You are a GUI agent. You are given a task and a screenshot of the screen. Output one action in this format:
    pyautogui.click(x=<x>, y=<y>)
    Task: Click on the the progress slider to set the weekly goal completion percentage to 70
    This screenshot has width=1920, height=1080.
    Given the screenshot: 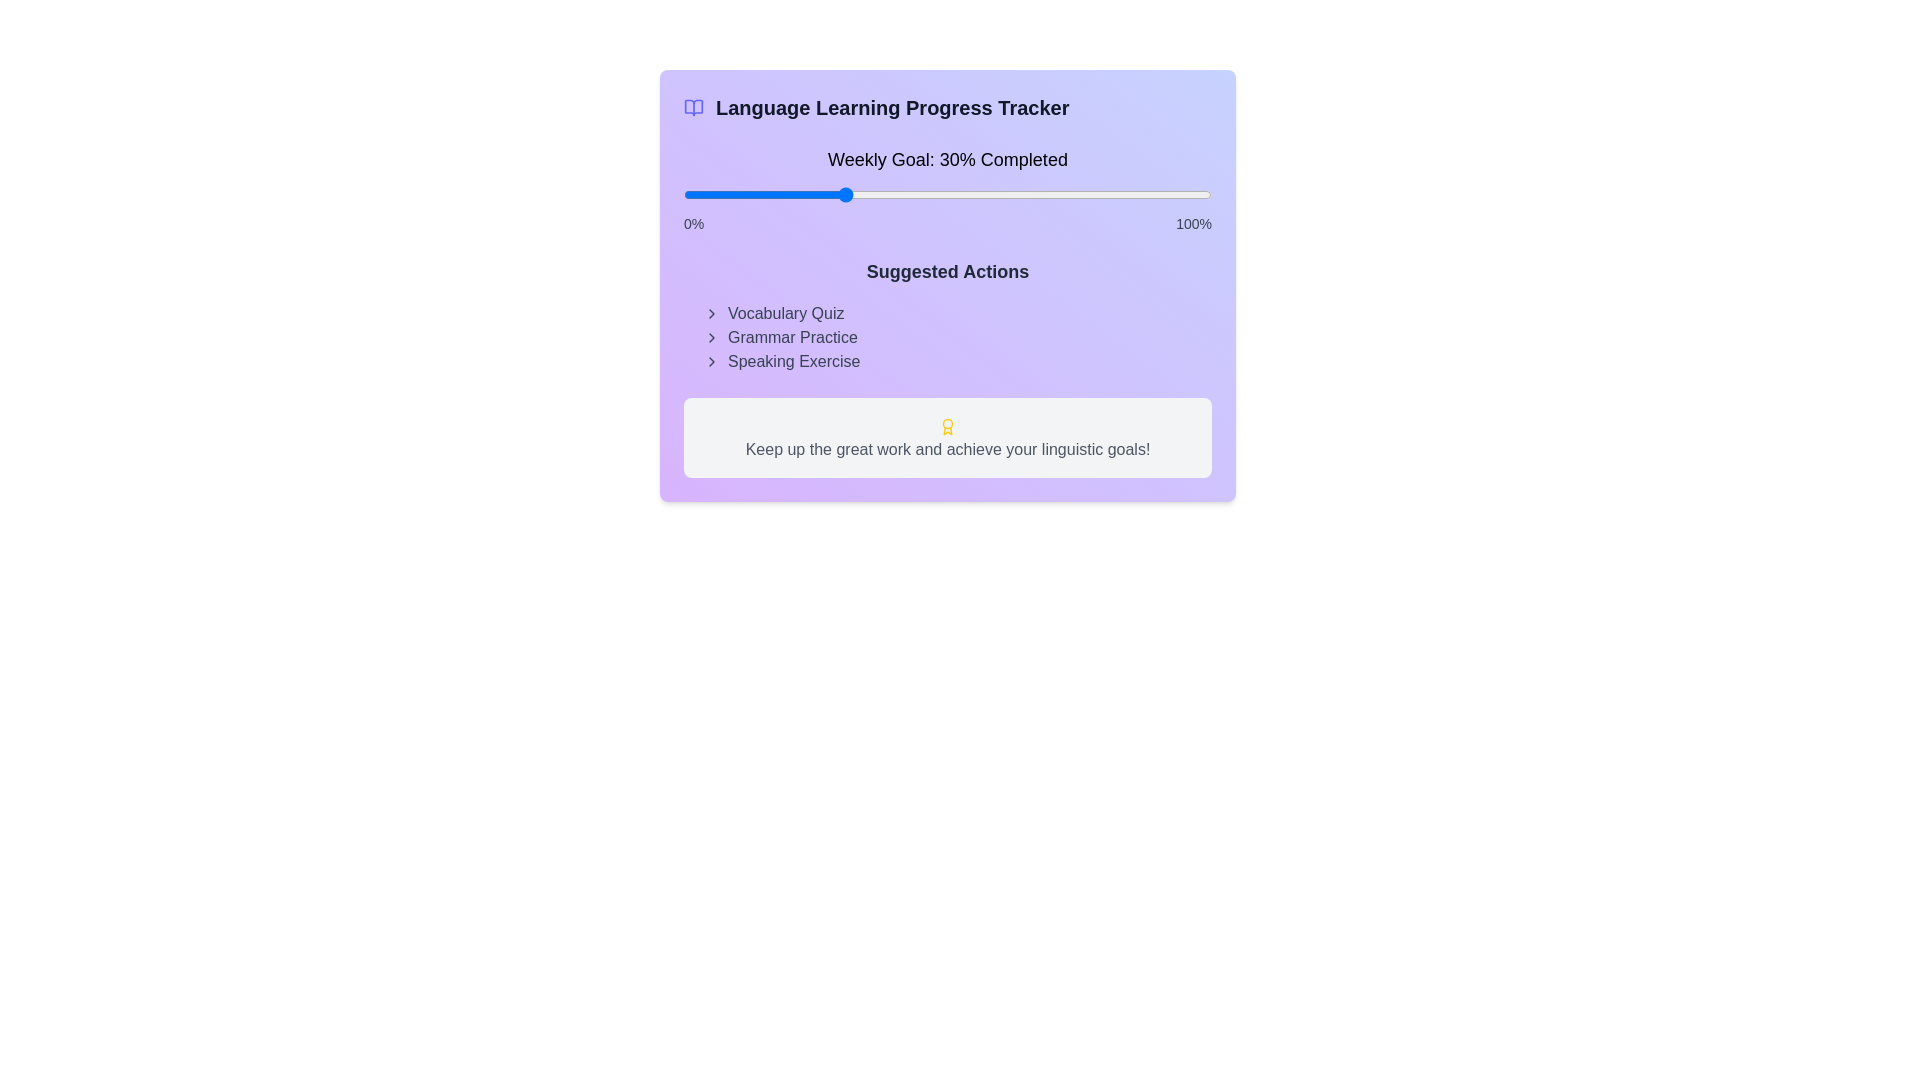 What is the action you would take?
    pyautogui.click(x=1052, y=195)
    